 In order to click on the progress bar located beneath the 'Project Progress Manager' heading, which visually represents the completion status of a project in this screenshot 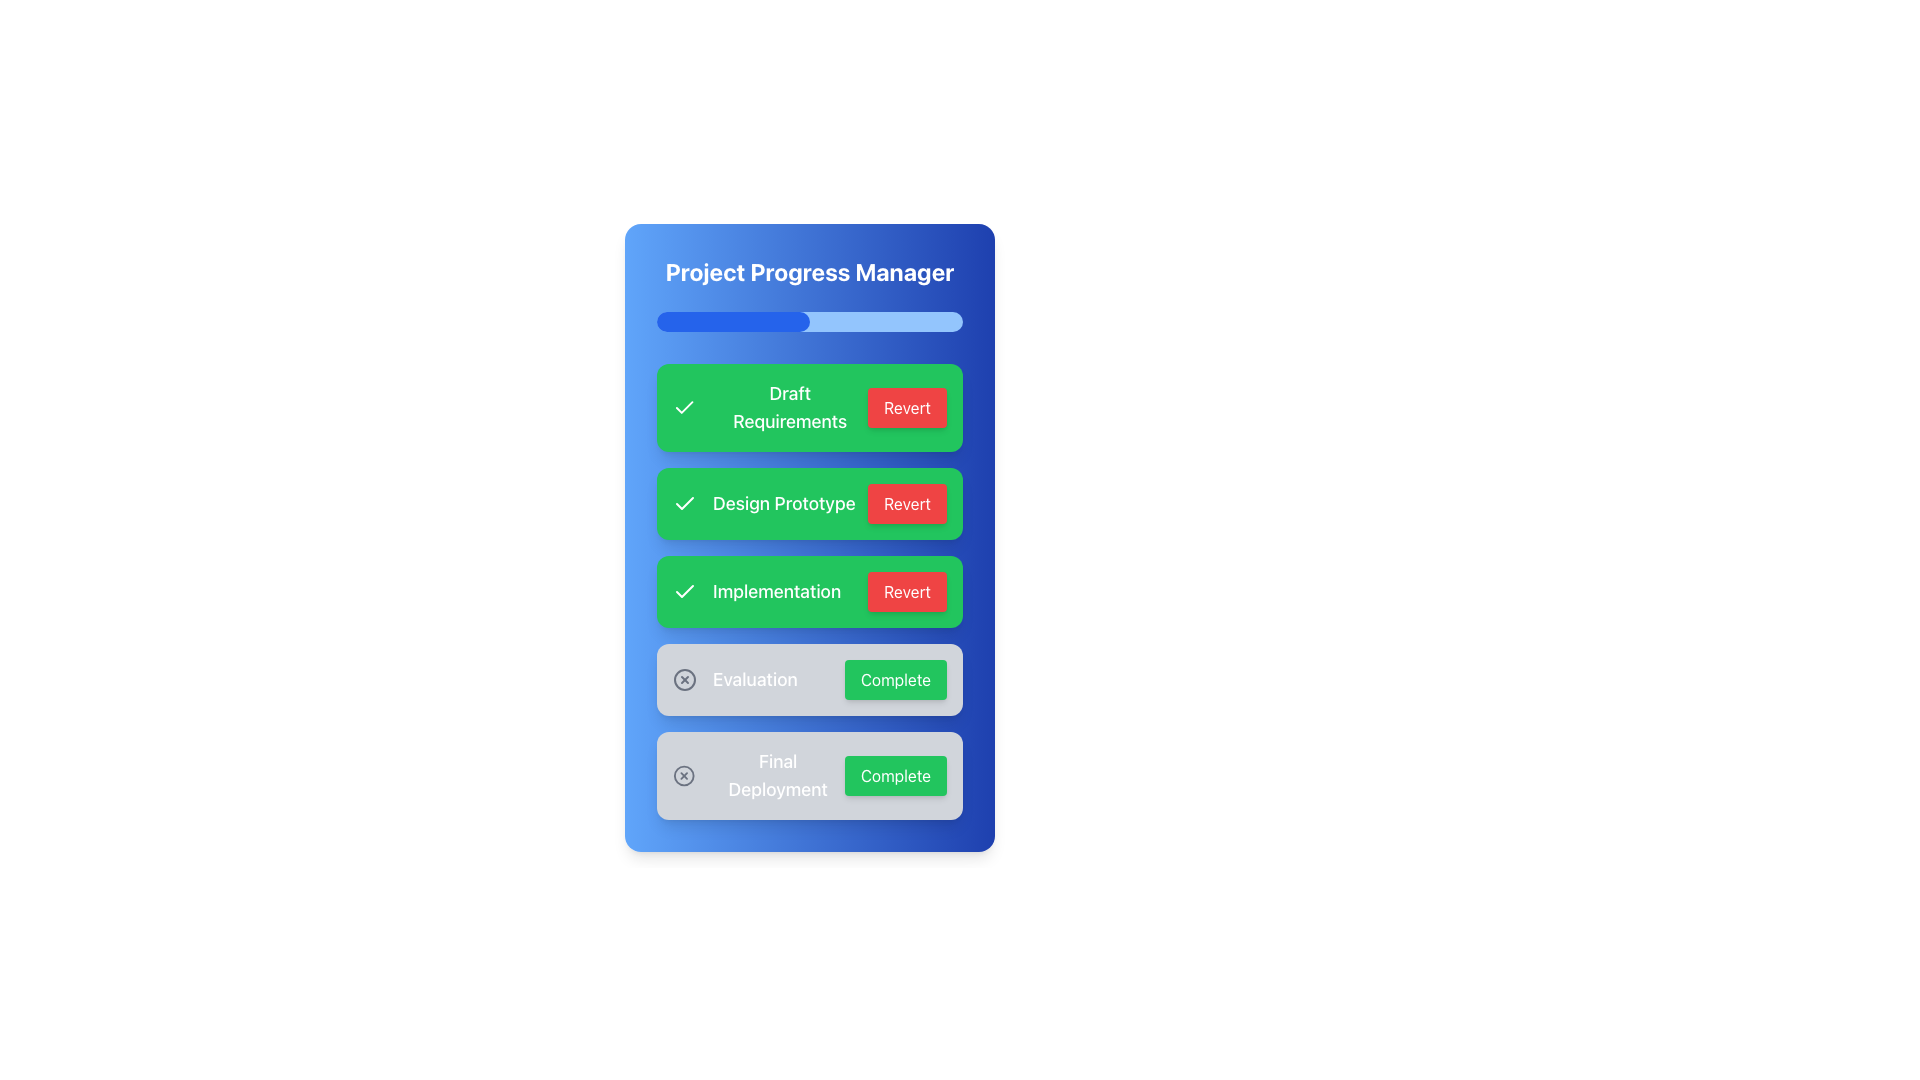, I will do `click(810, 320)`.